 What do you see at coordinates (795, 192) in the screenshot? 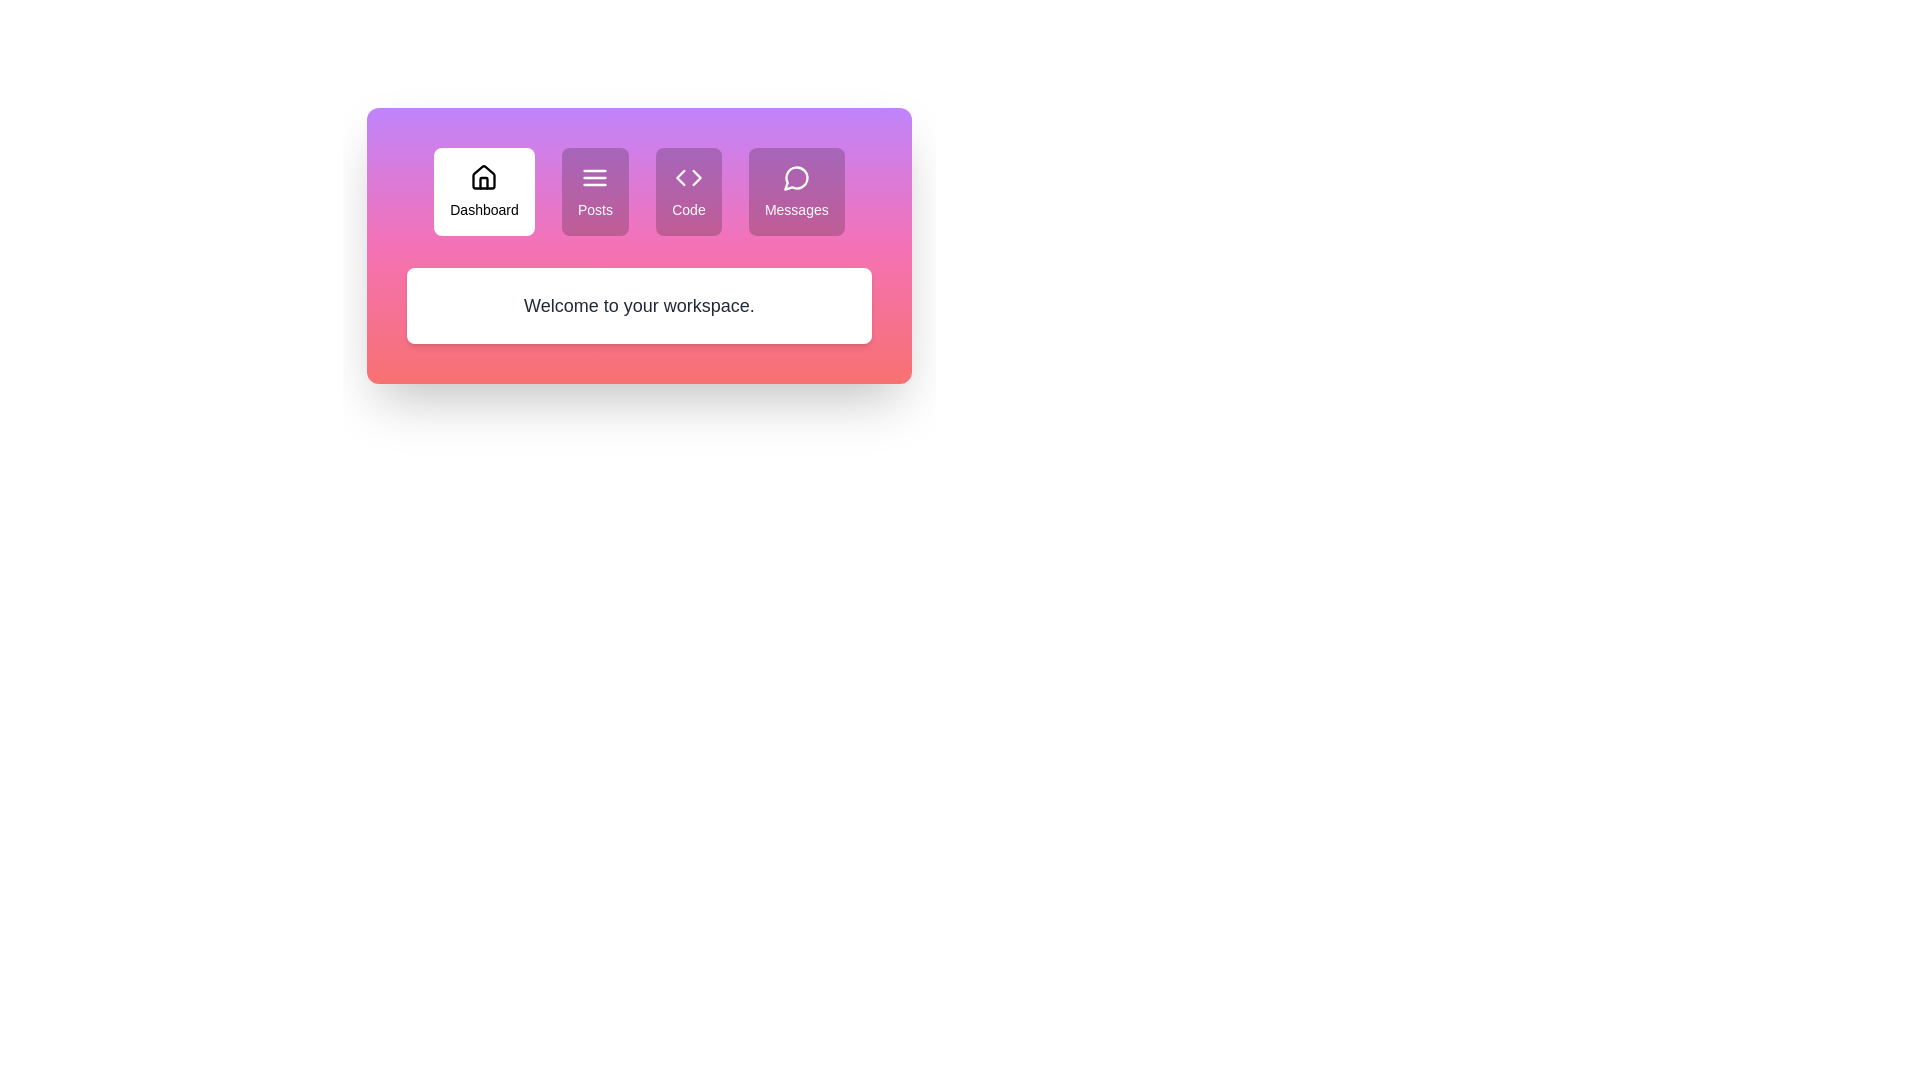
I see `the tab labeled Messages to observe visual changes` at bounding box center [795, 192].